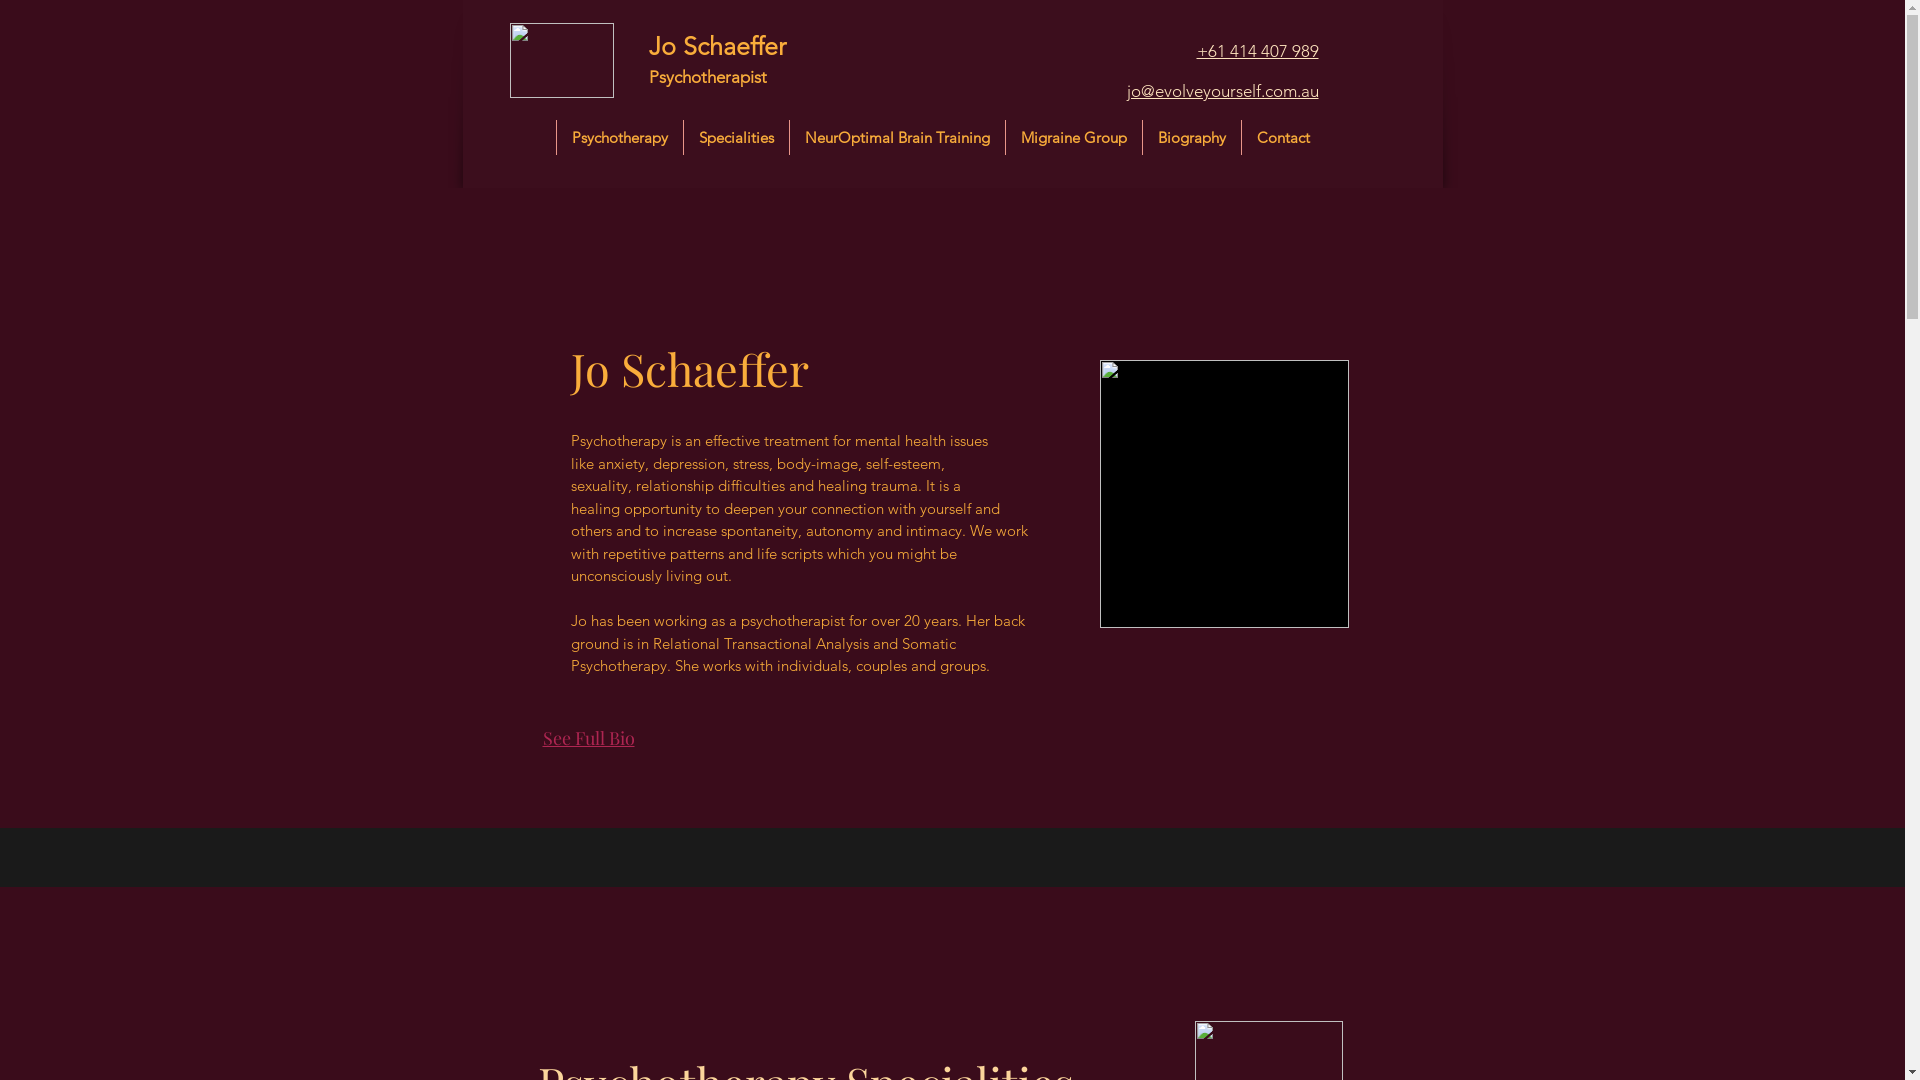 The width and height of the screenshot is (1920, 1080). What do you see at coordinates (734, 136) in the screenshot?
I see `'Specialities'` at bounding box center [734, 136].